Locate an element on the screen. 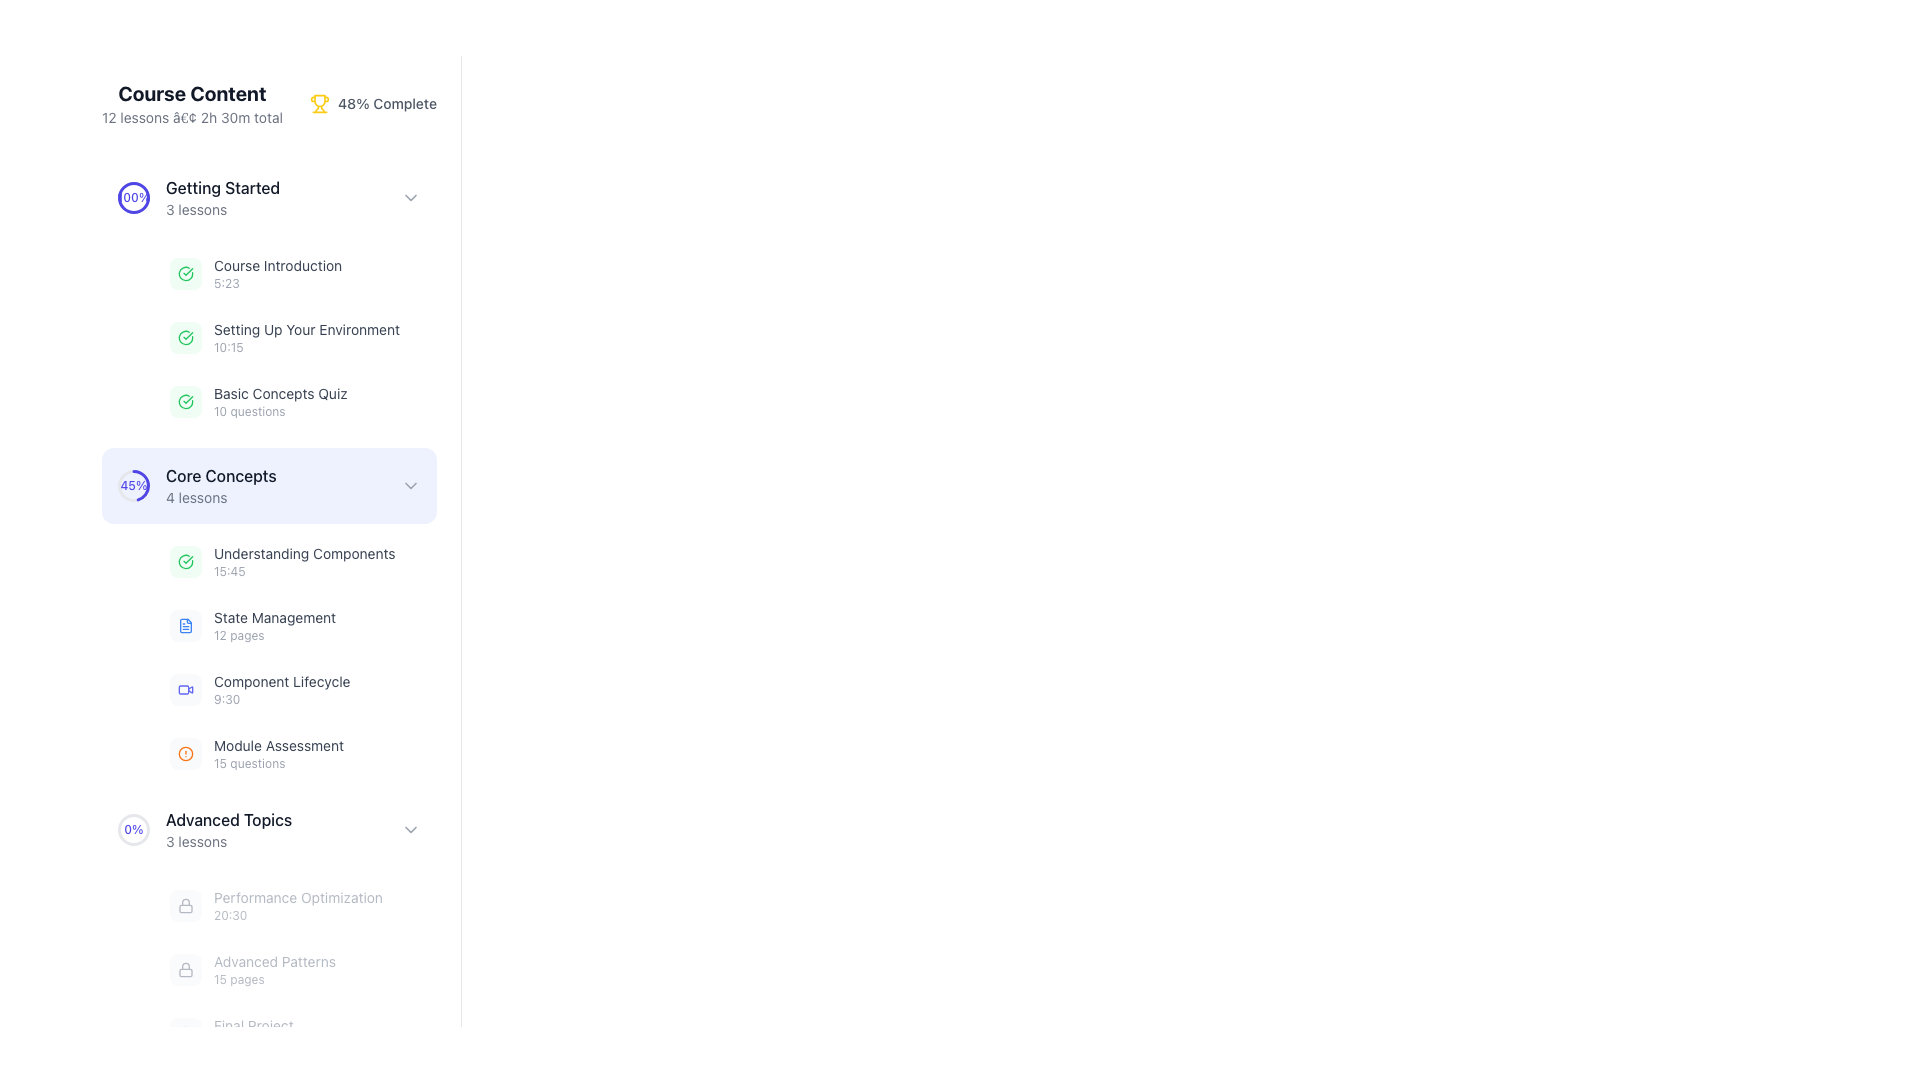 This screenshot has width=1920, height=1080. the navigational button for 'Module Assessment', which is the fourth button under the 'Core Concepts' section, to change its background color is located at coordinates (296, 753).